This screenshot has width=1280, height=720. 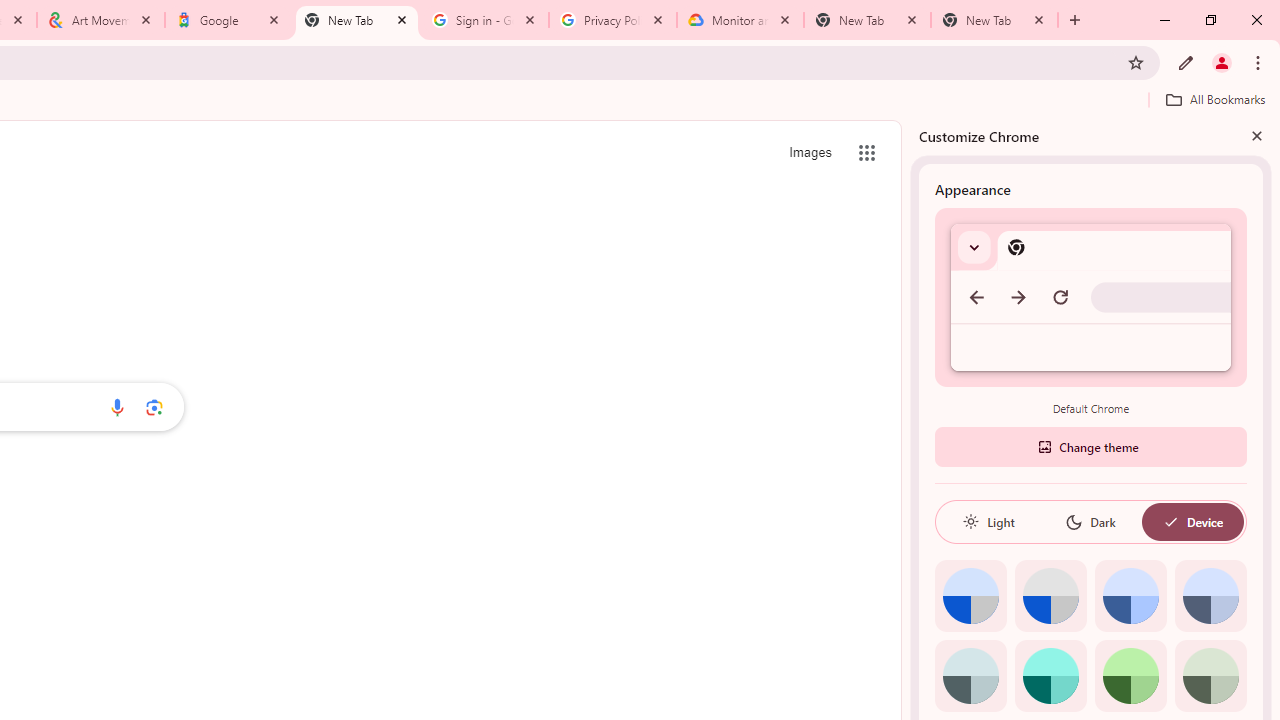 What do you see at coordinates (988, 521) in the screenshot?
I see `'Light'` at bounding box center [988, 521].